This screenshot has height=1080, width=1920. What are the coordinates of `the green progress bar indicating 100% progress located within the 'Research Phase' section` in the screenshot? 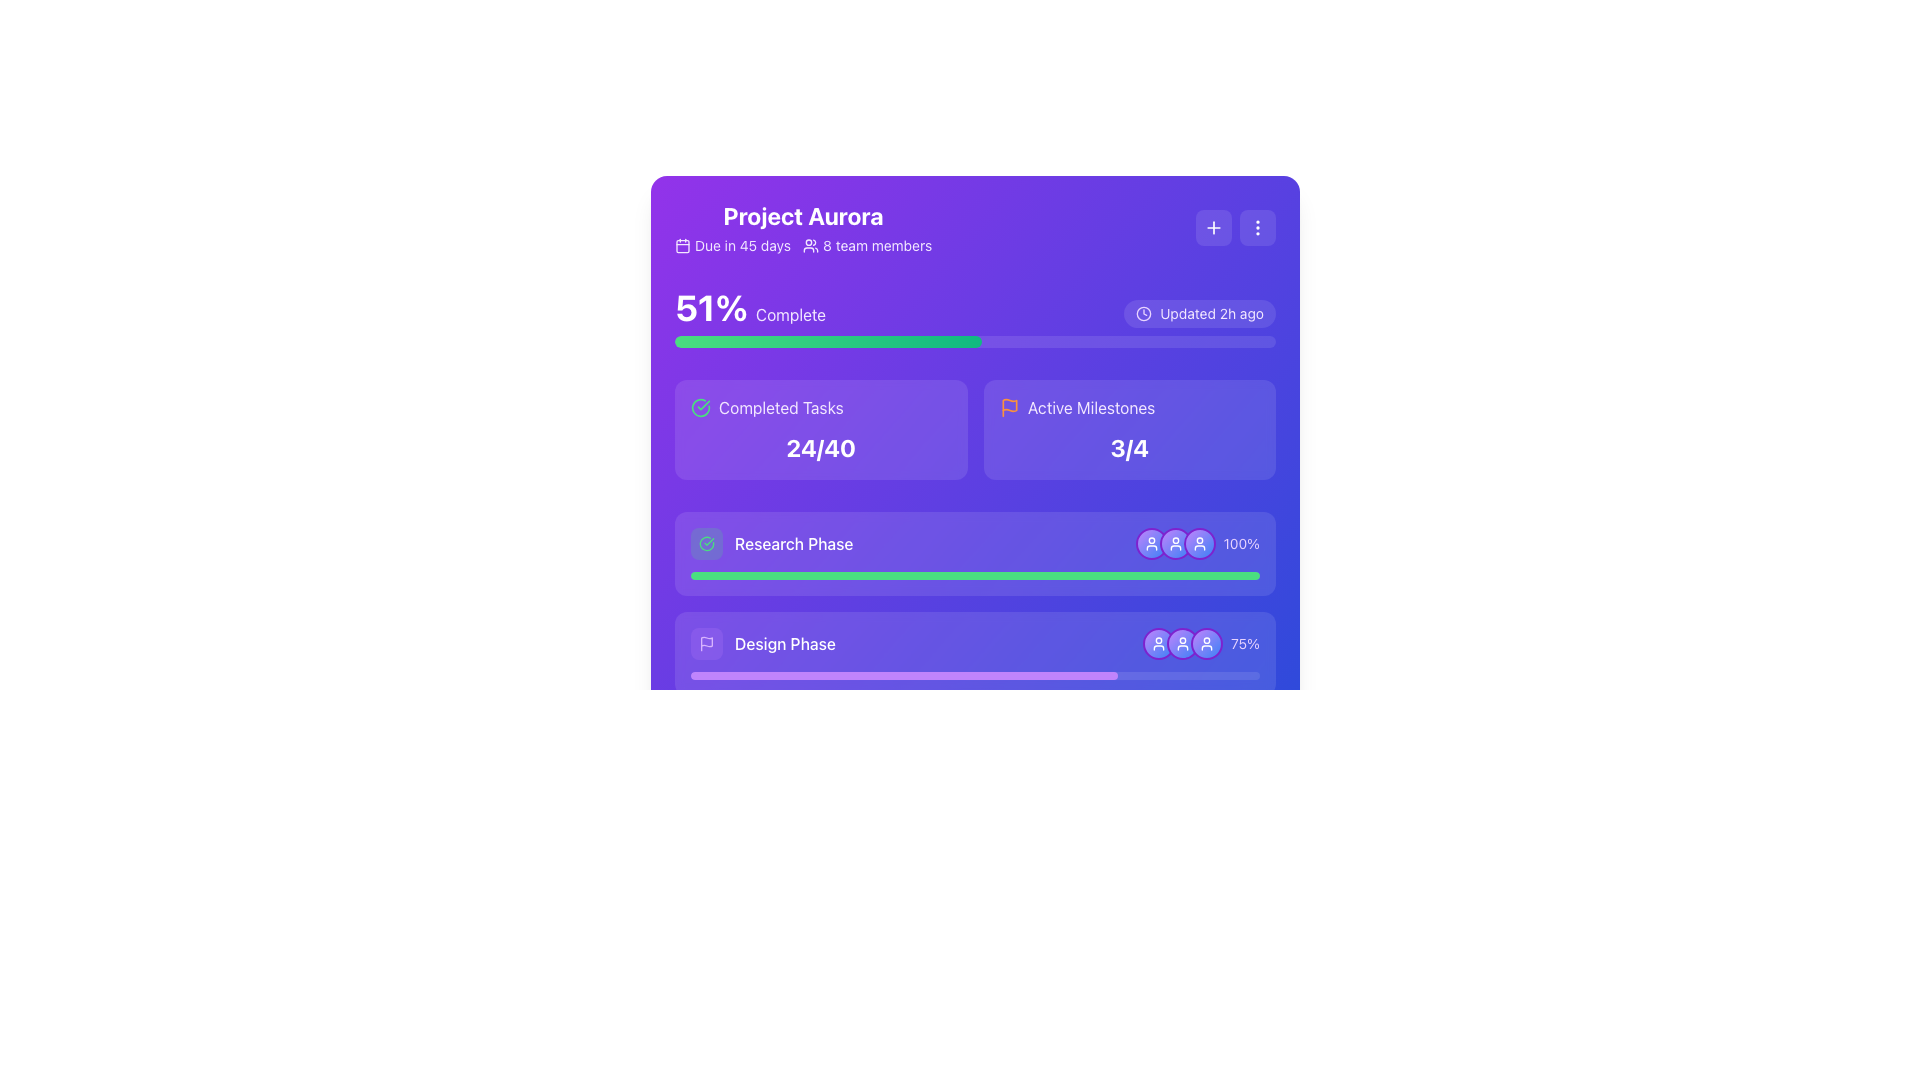 It's located at (975, 575).